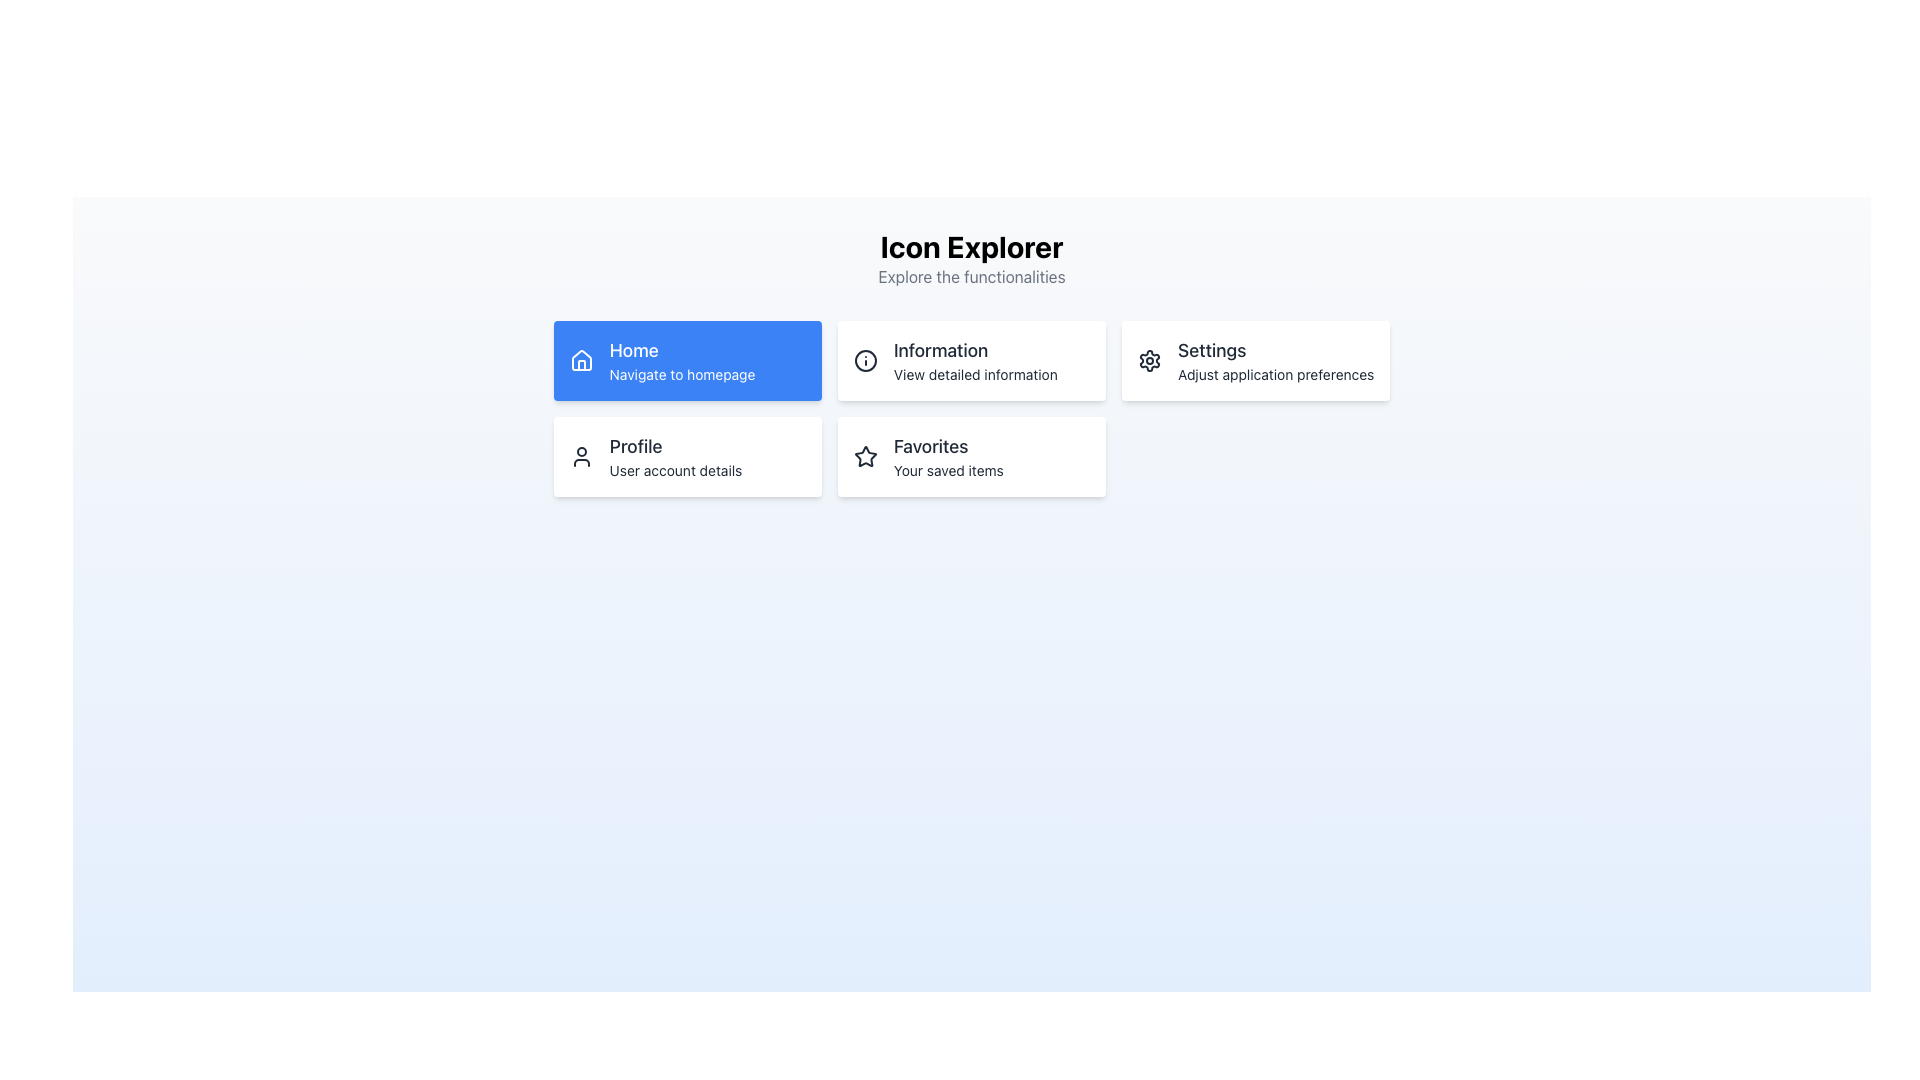 The image size is (1920, 1080). Describe the element at coordinates (1275, 361) in the screenshot. I see `the Text Label that describes the 'Settings' option, located on the right-most side of the interface in the second row of options, adjacent to a gear icon` at that location.